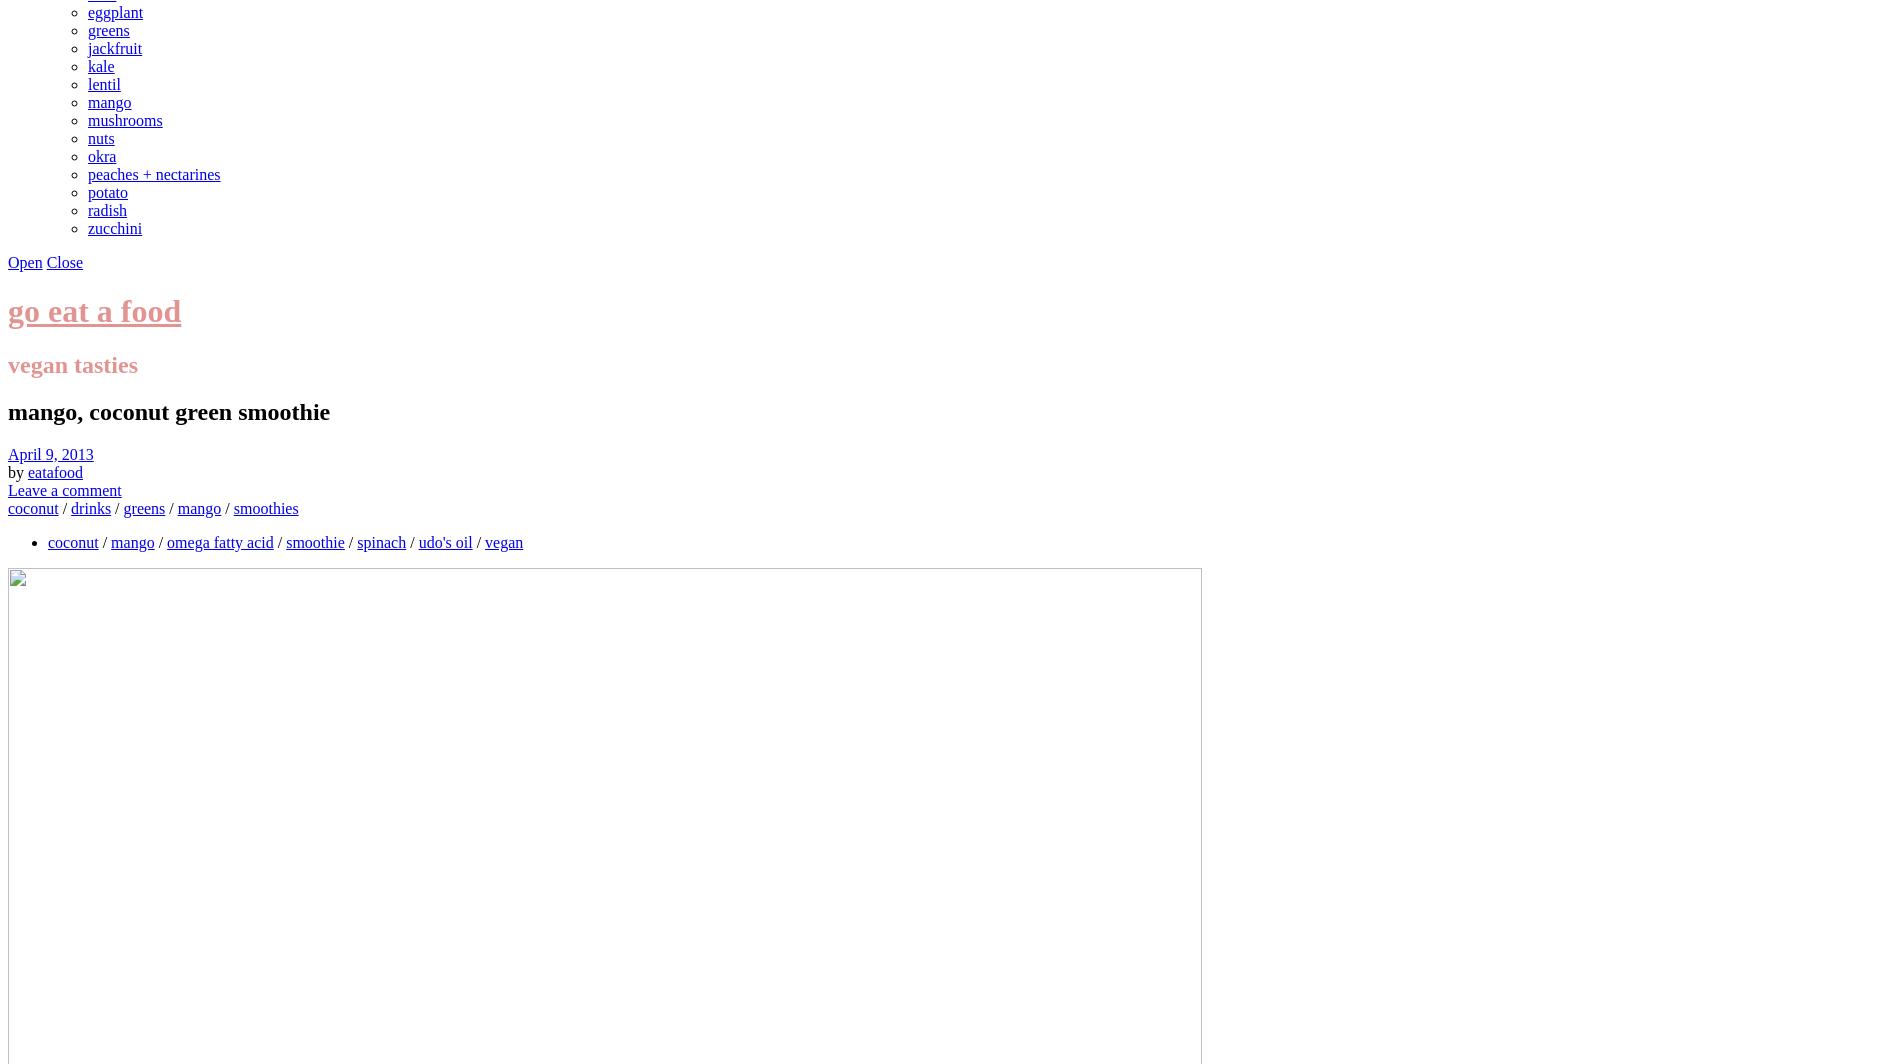  What do you see at coordinates (220, 541) in the screenshot?
I see `'omega fatty acid'` at bounding box center [220, 541].